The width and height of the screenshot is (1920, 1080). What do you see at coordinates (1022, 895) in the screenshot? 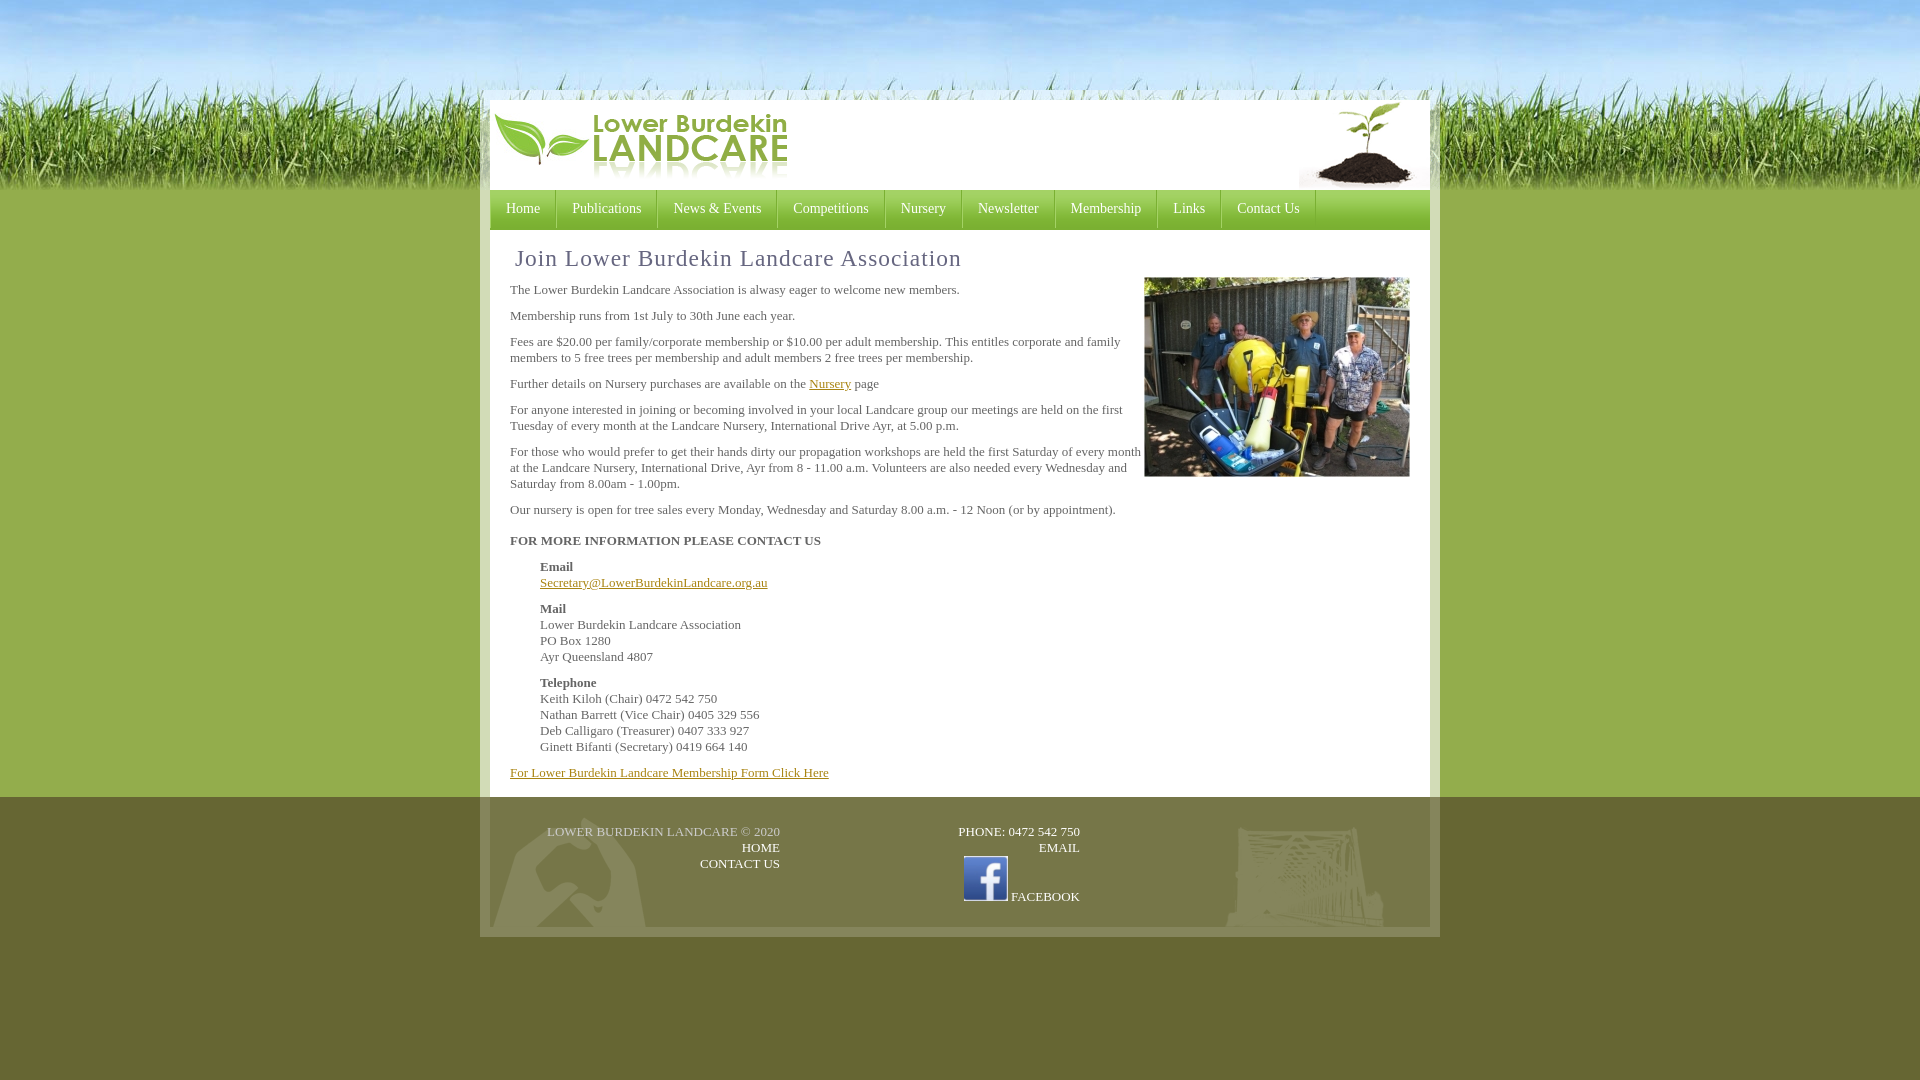
I see `'FACEBOOK'` at bounding box center [1022, 895].